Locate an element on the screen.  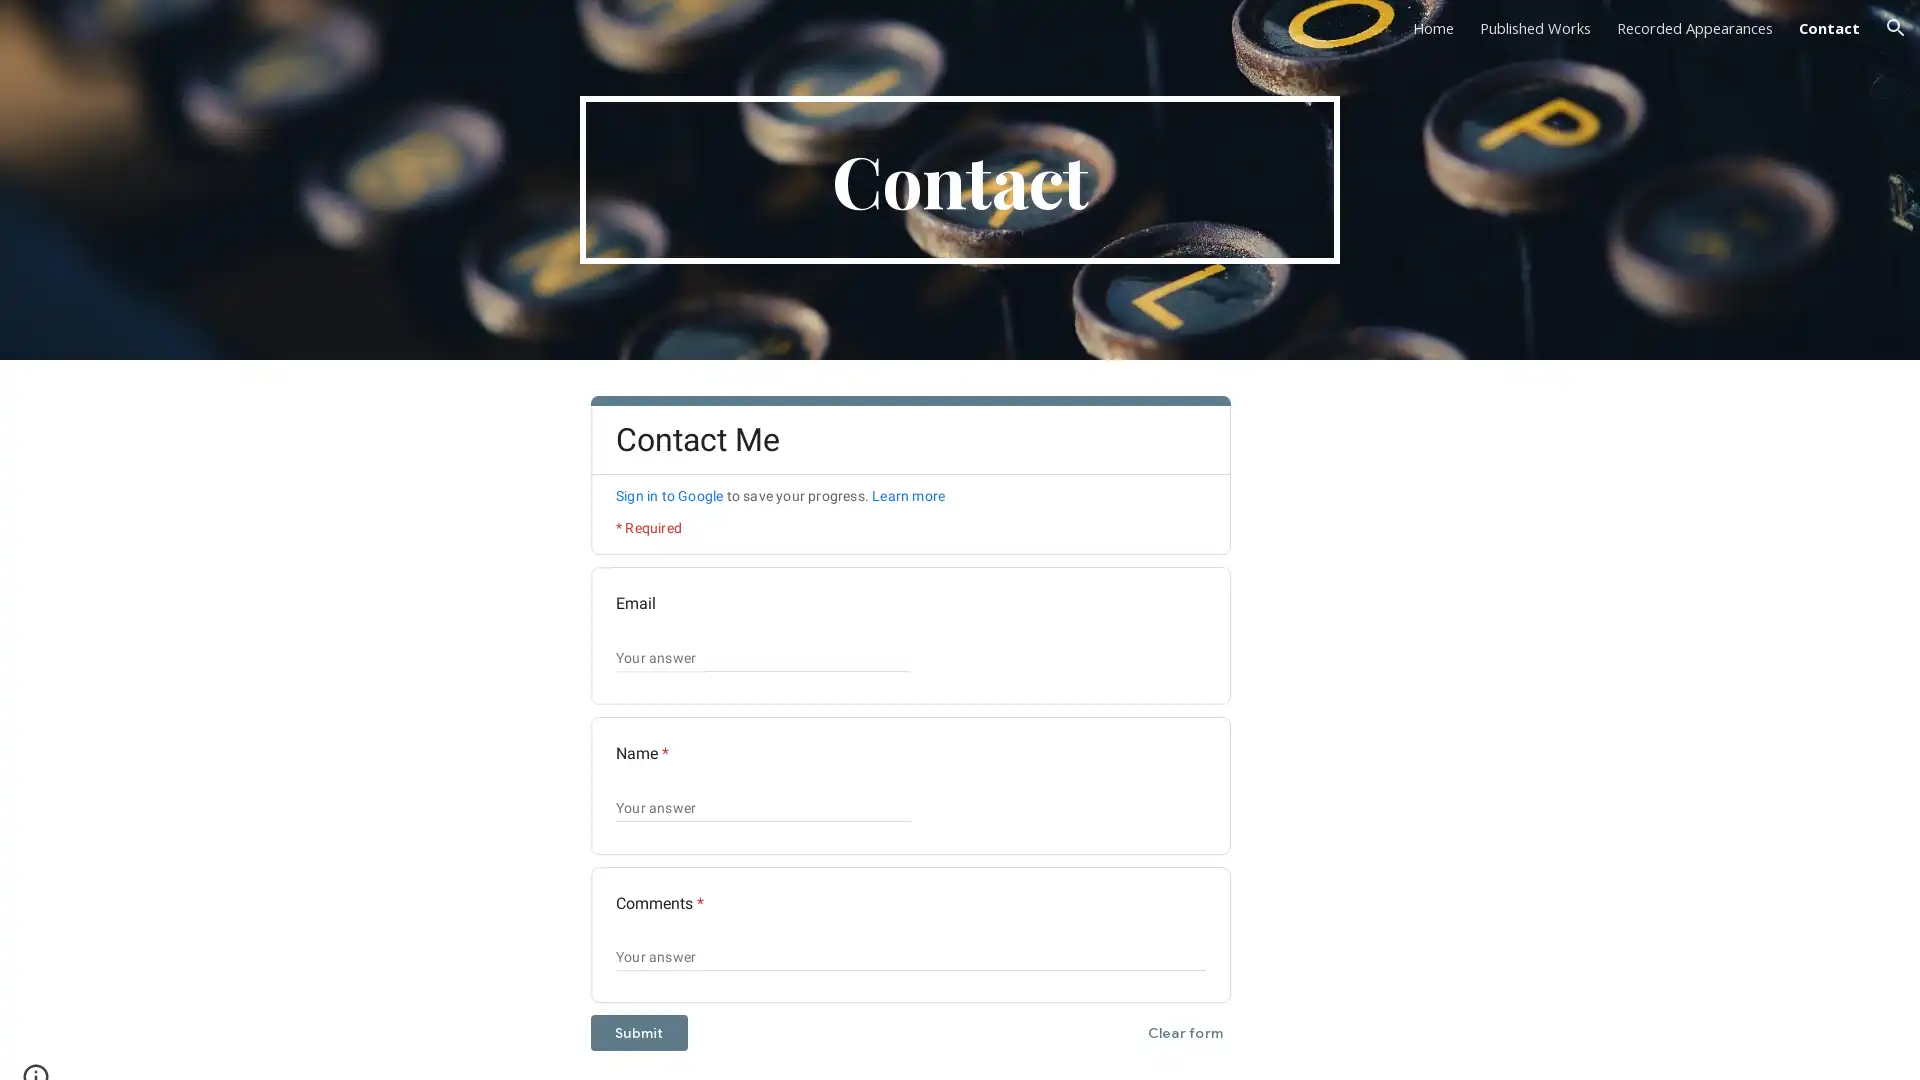
Report abuse is located at coordinates (183, 1044).